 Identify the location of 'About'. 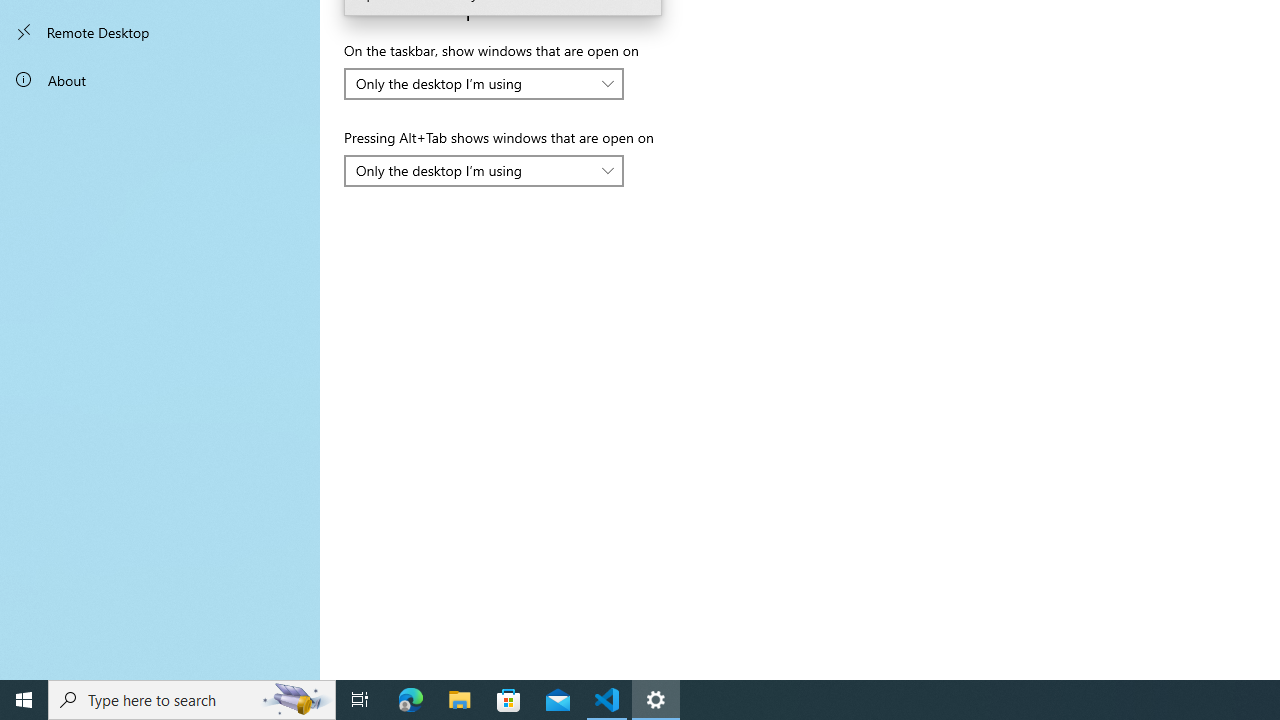
(160, 78).